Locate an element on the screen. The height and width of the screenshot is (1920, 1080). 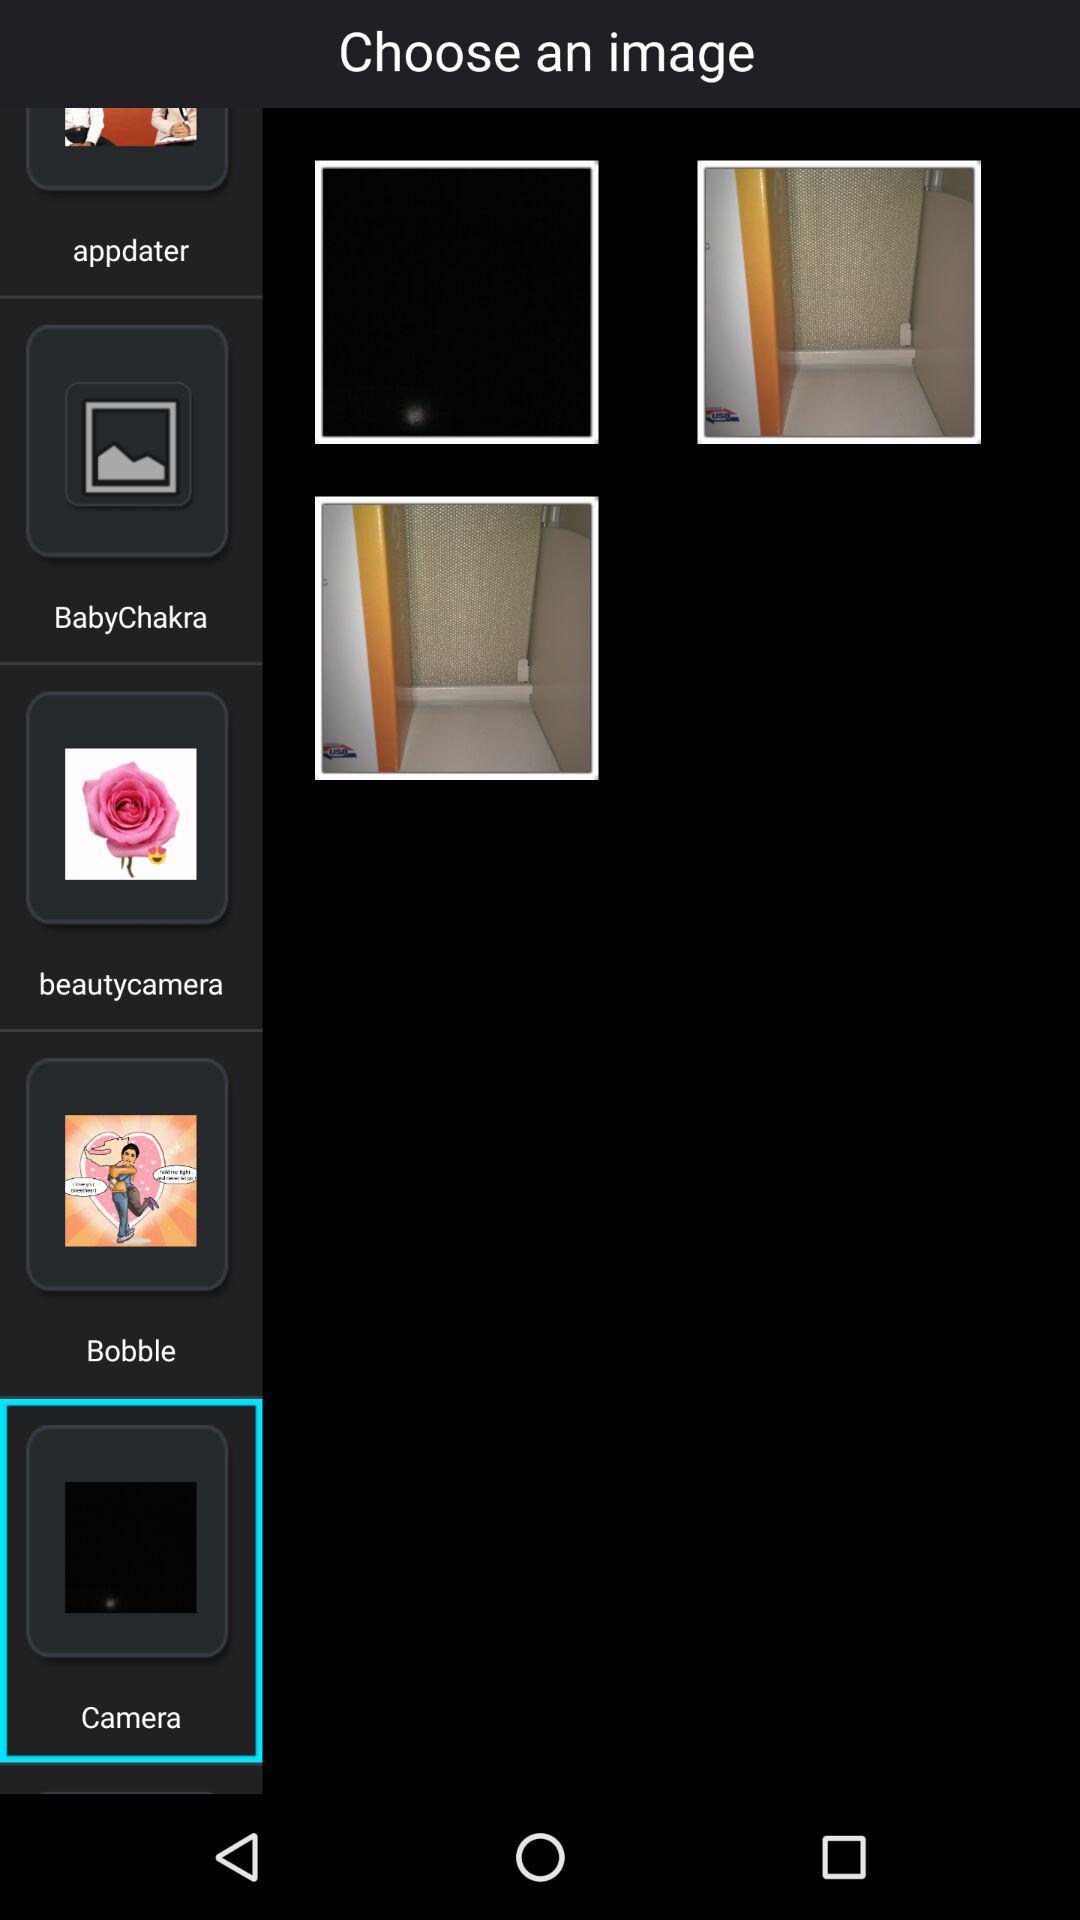
the option bobble on the page is located at coordinates (131, 1357).